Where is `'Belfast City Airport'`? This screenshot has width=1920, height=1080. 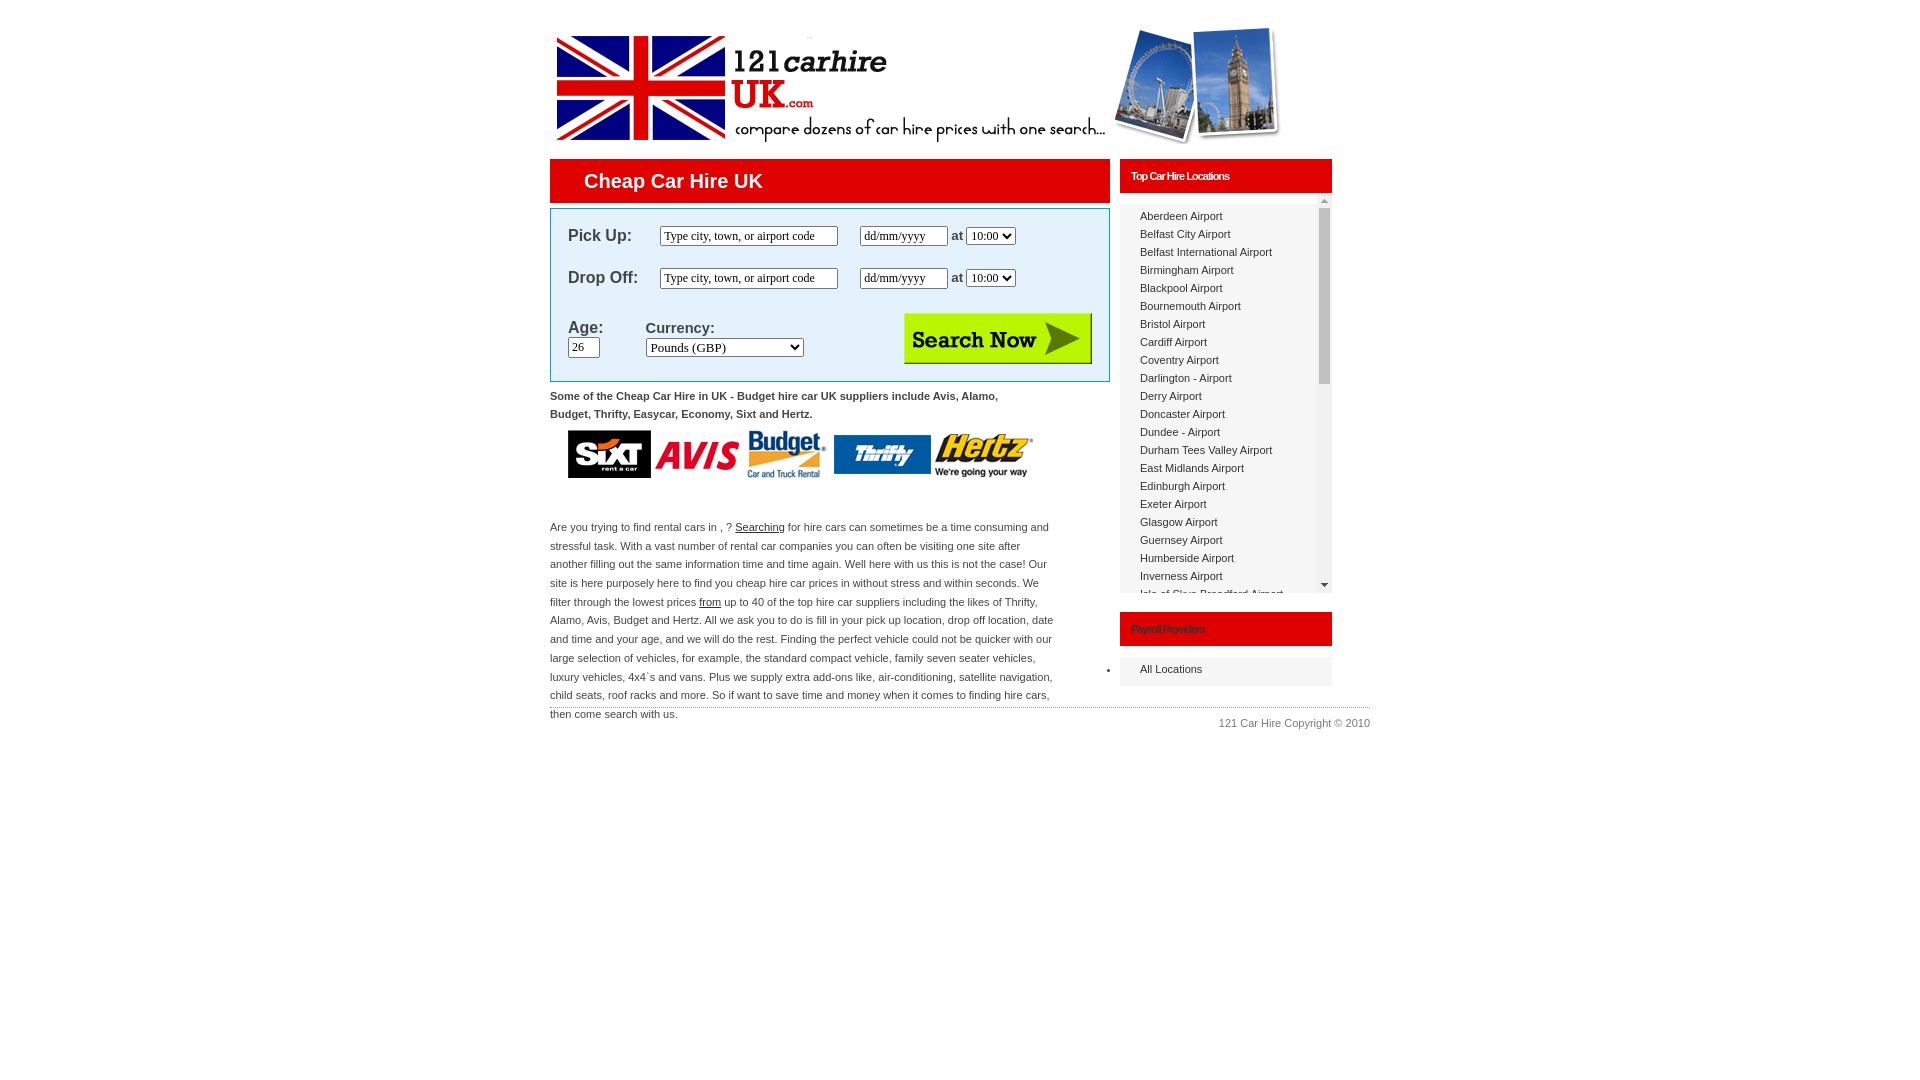
'Belfast City Airport' is located at coordinates (1185, 233).